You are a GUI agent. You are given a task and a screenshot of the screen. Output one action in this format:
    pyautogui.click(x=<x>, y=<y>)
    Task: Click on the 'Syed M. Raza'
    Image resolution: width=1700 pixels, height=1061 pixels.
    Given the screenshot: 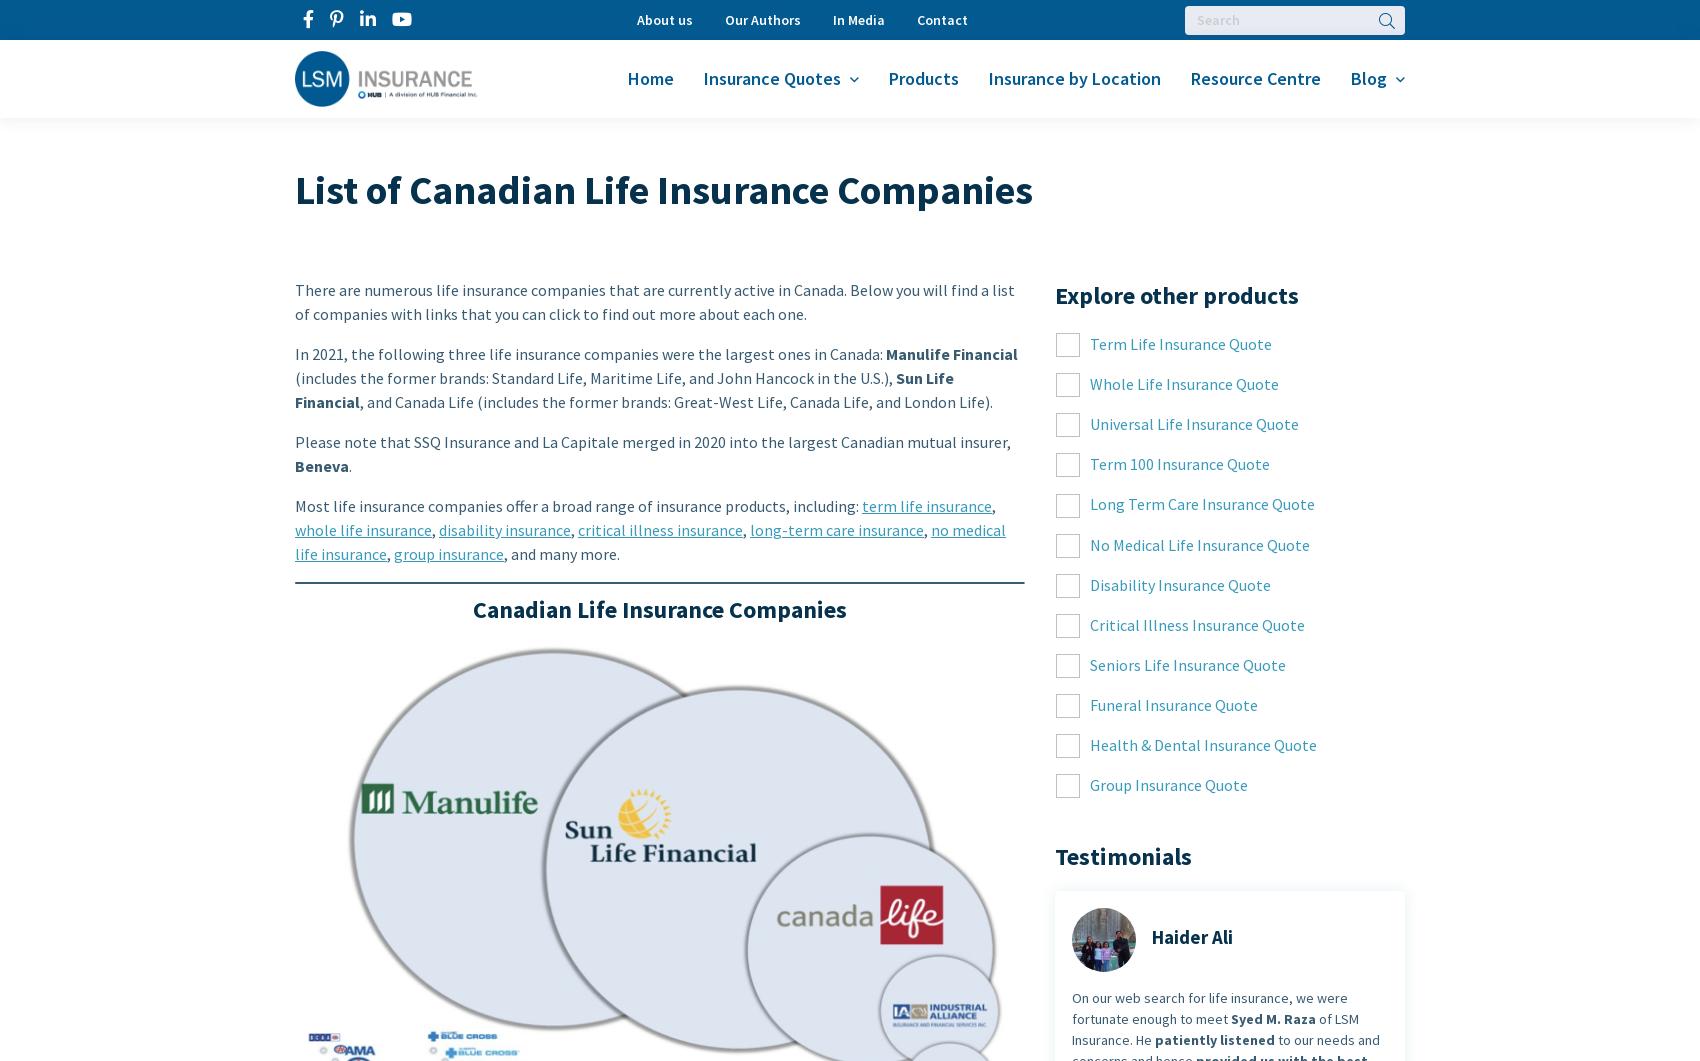 What is the action you would take?
    pyautogui.click(x=1272, y=1017)
    